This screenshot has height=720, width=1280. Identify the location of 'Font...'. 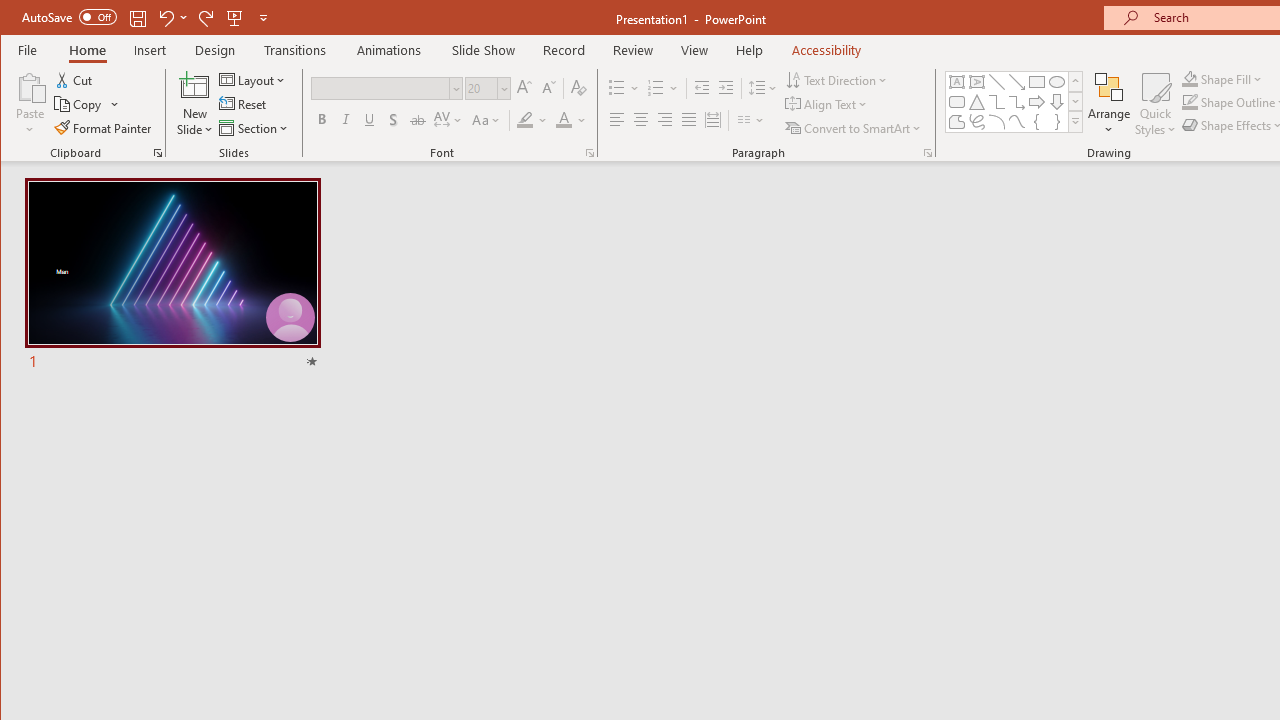
(589, 152).